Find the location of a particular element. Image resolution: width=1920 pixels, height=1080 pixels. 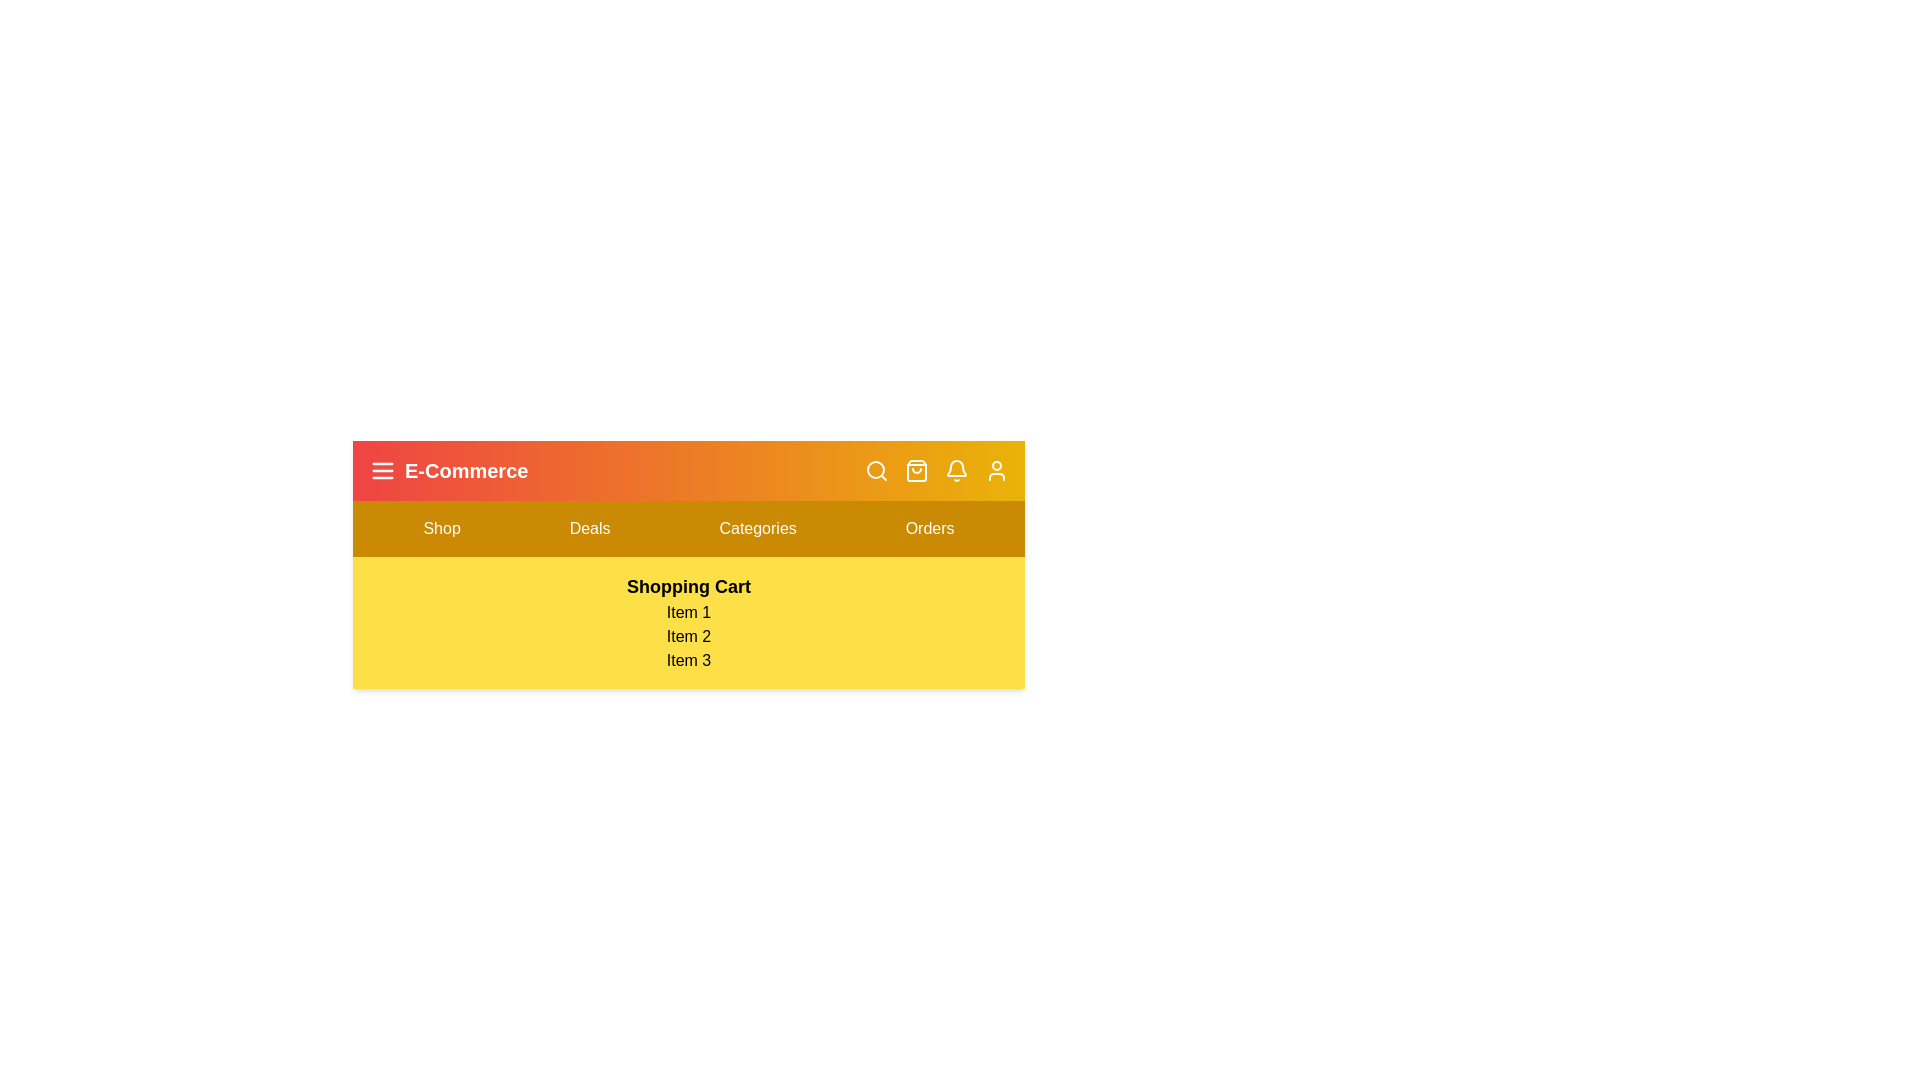

the notification icon is located at coordinates (955, 470).